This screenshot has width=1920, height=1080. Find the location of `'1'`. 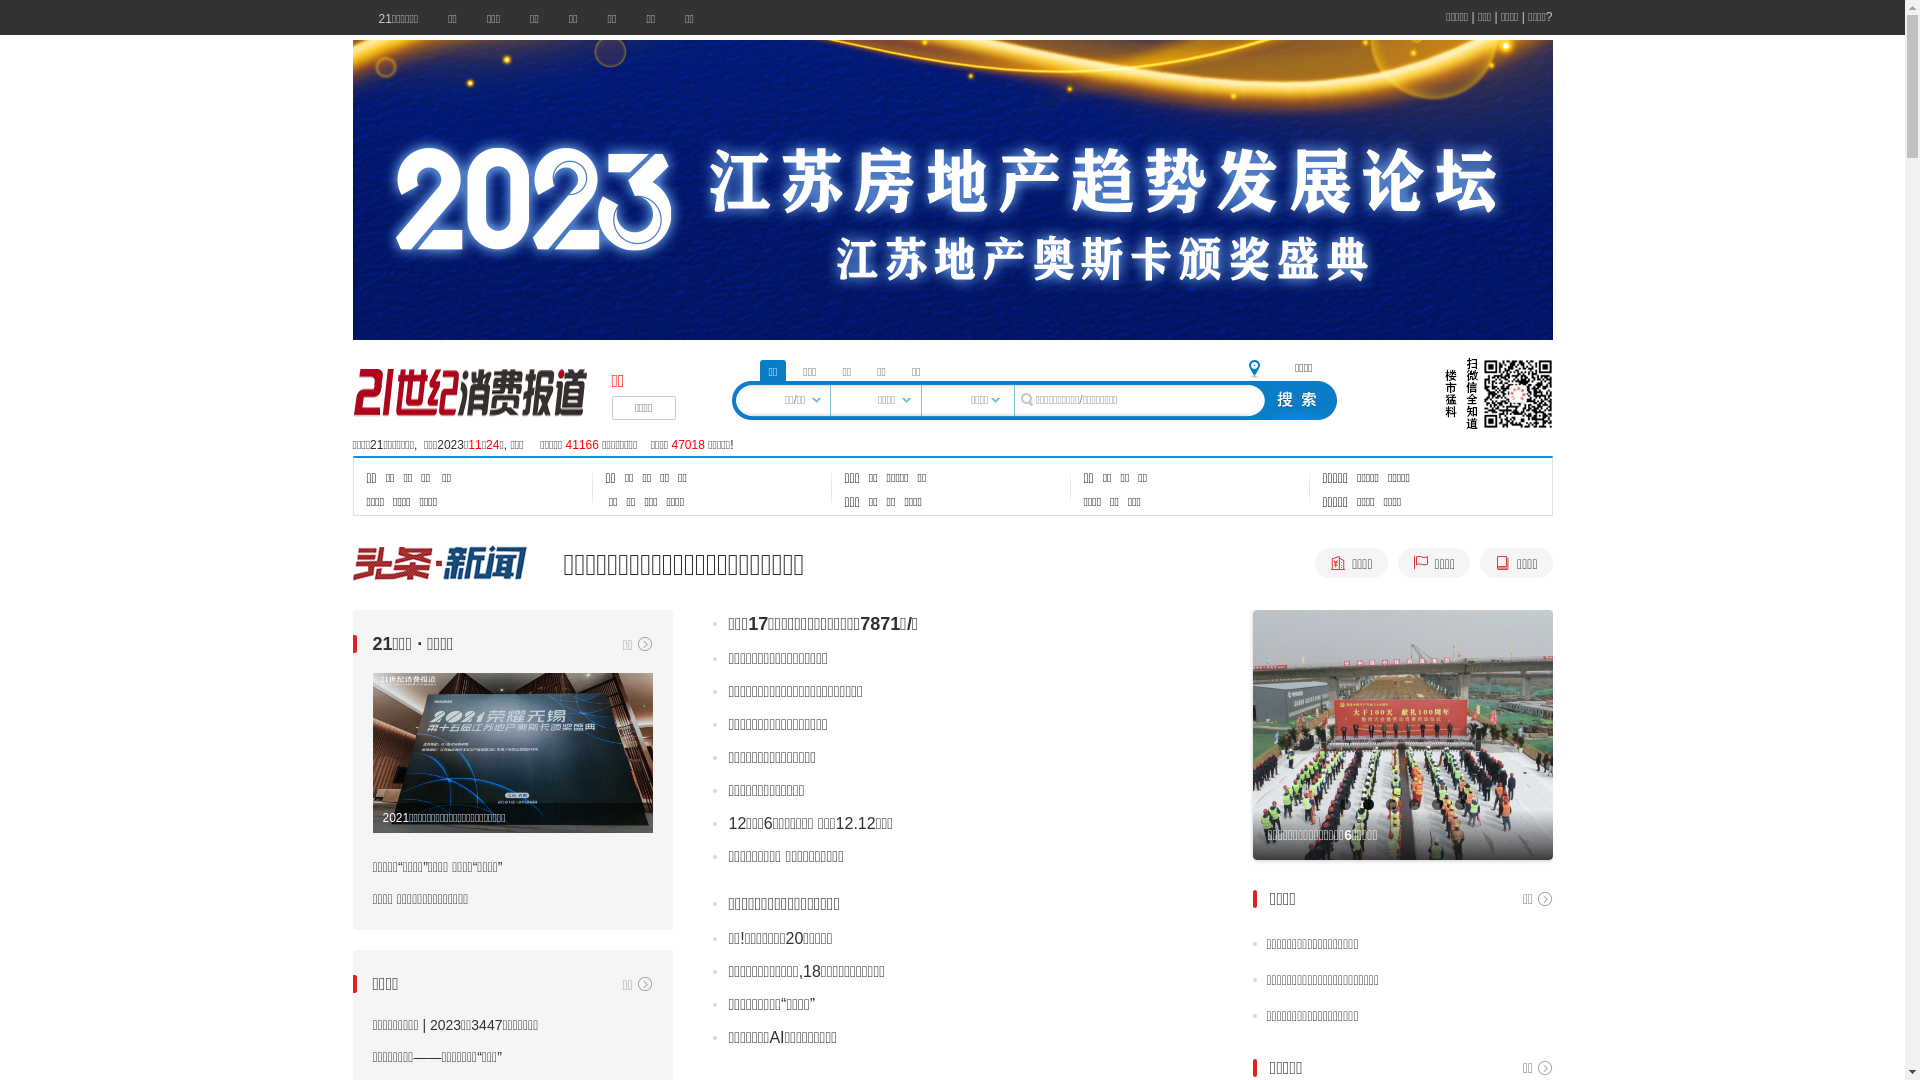

'1' is located at coordinates (1345, 803).